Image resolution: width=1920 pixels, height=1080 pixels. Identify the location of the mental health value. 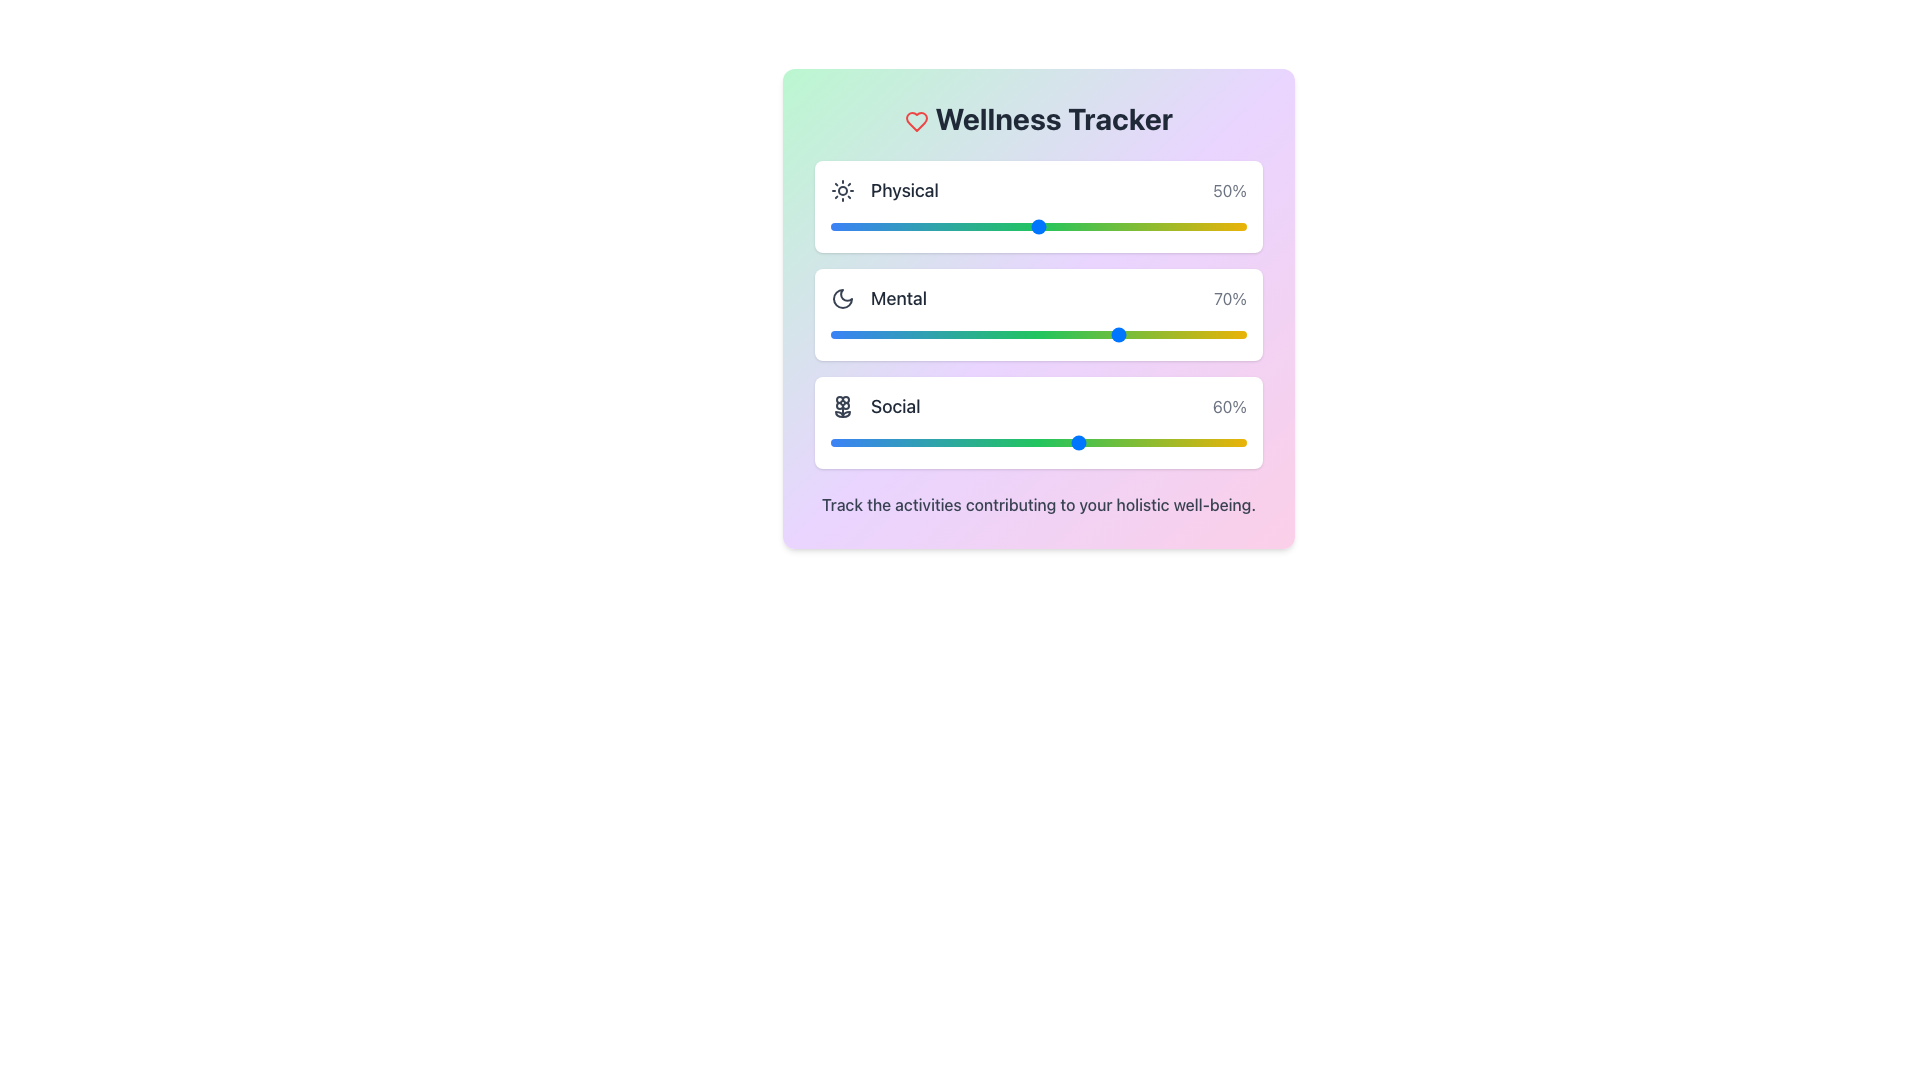
(855, 334).